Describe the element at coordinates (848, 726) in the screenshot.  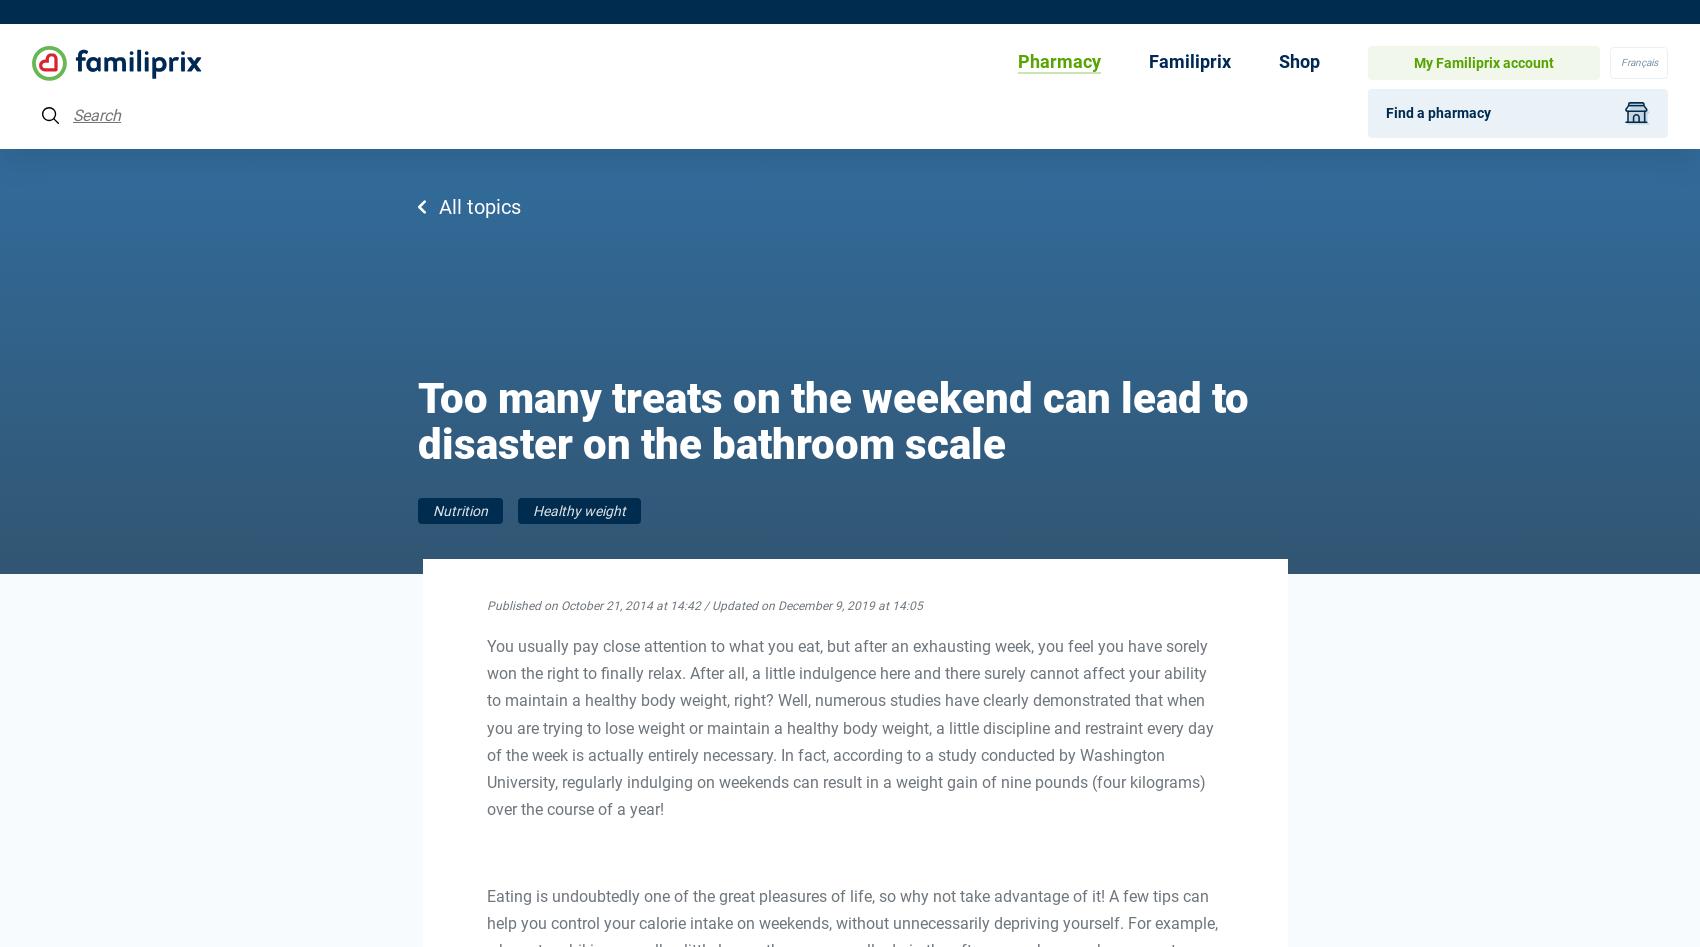
I see `'You usually pay close attention to what you eat, but after an exhausting week, you feel you have sorely won the right to finally relax. After all, a little indulgence here and there surely cannot affect your ability to maintain a healthy body weight, right? Well, numerous studies have clearly demonstrated that when you are trying to lose weight or maintain a healthy body weight, a little discipline and restraint every day of the week is actually entirely necessary. In fact, according to a study conducted by Washington University, regularly indulging on weekends can result in a weight gain of nine pounds (four kilograms) over the course of a year!'` at that location.